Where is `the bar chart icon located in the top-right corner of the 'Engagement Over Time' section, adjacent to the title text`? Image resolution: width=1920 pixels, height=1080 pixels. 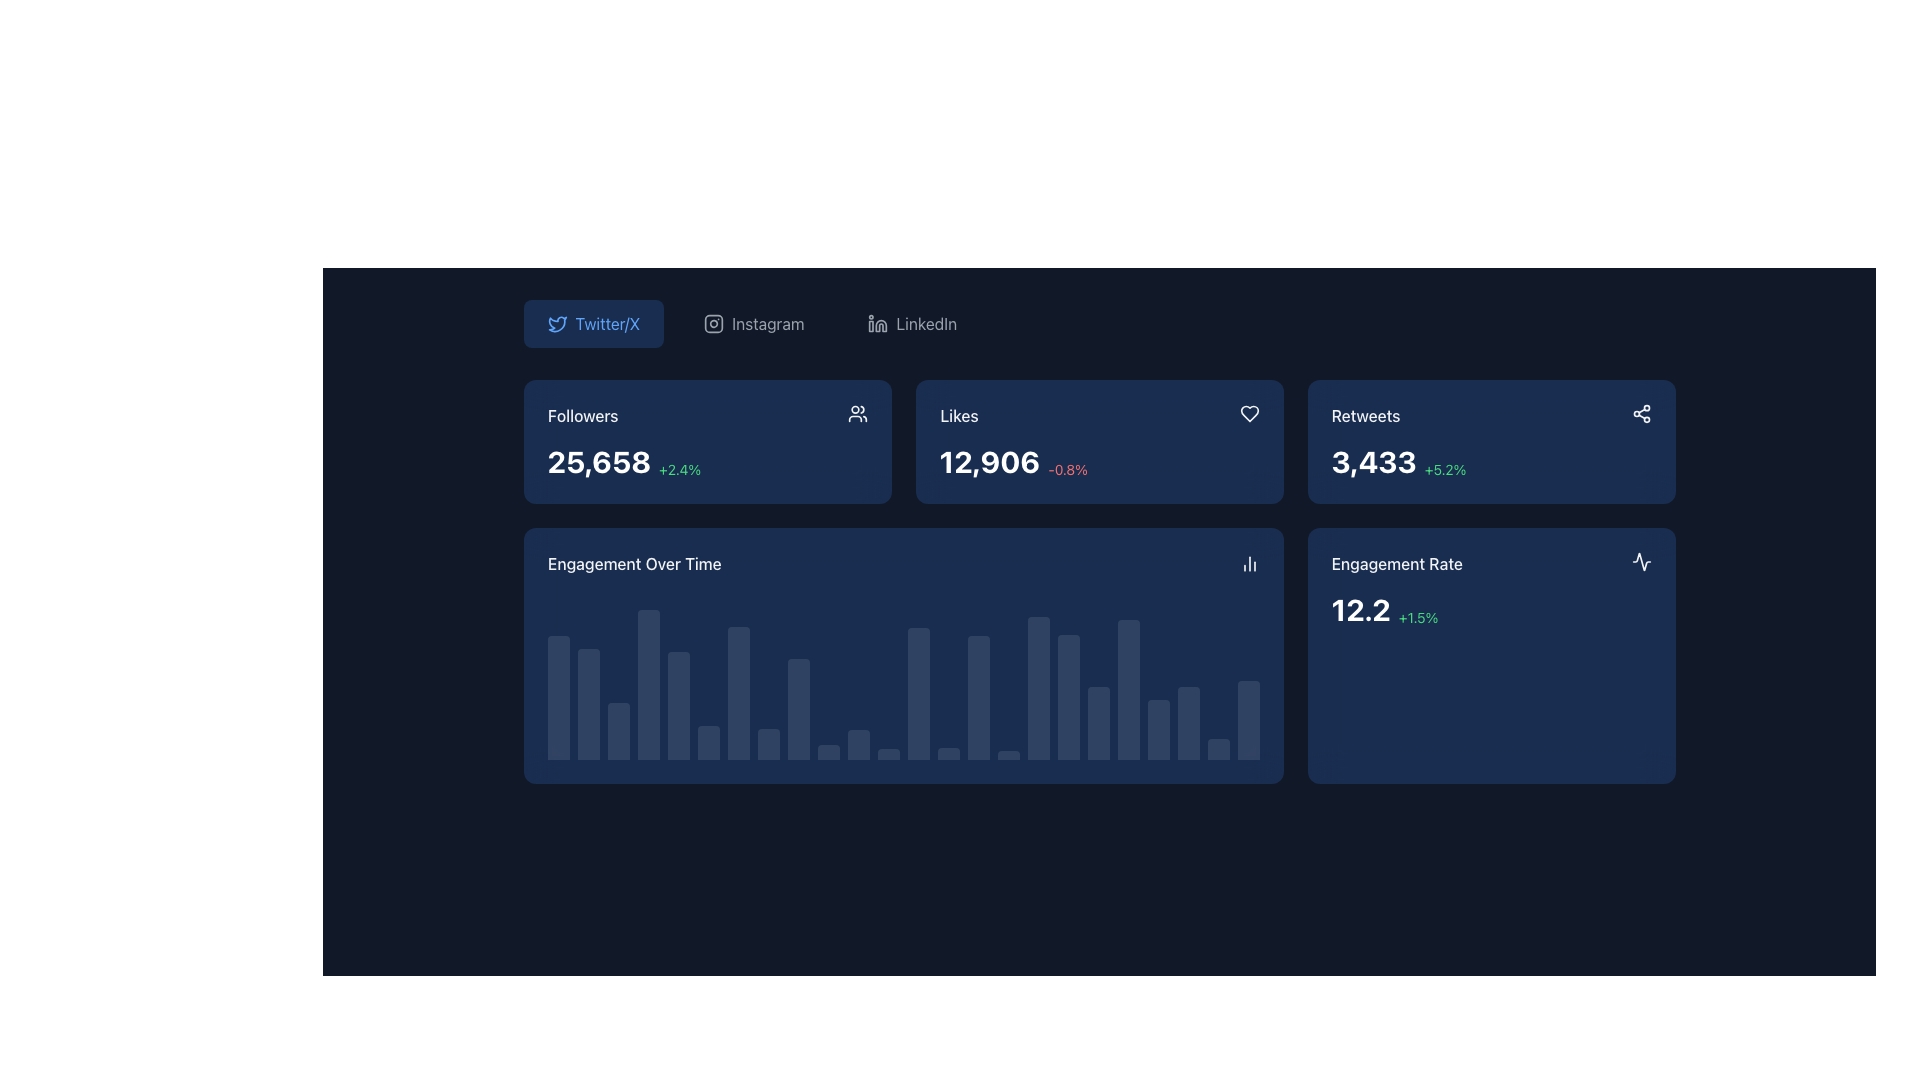 the bar chart icon located in the top-right corner of the 'Engagement Over Time' section, adjacent to the title text is located at coordinates (1248, 563).